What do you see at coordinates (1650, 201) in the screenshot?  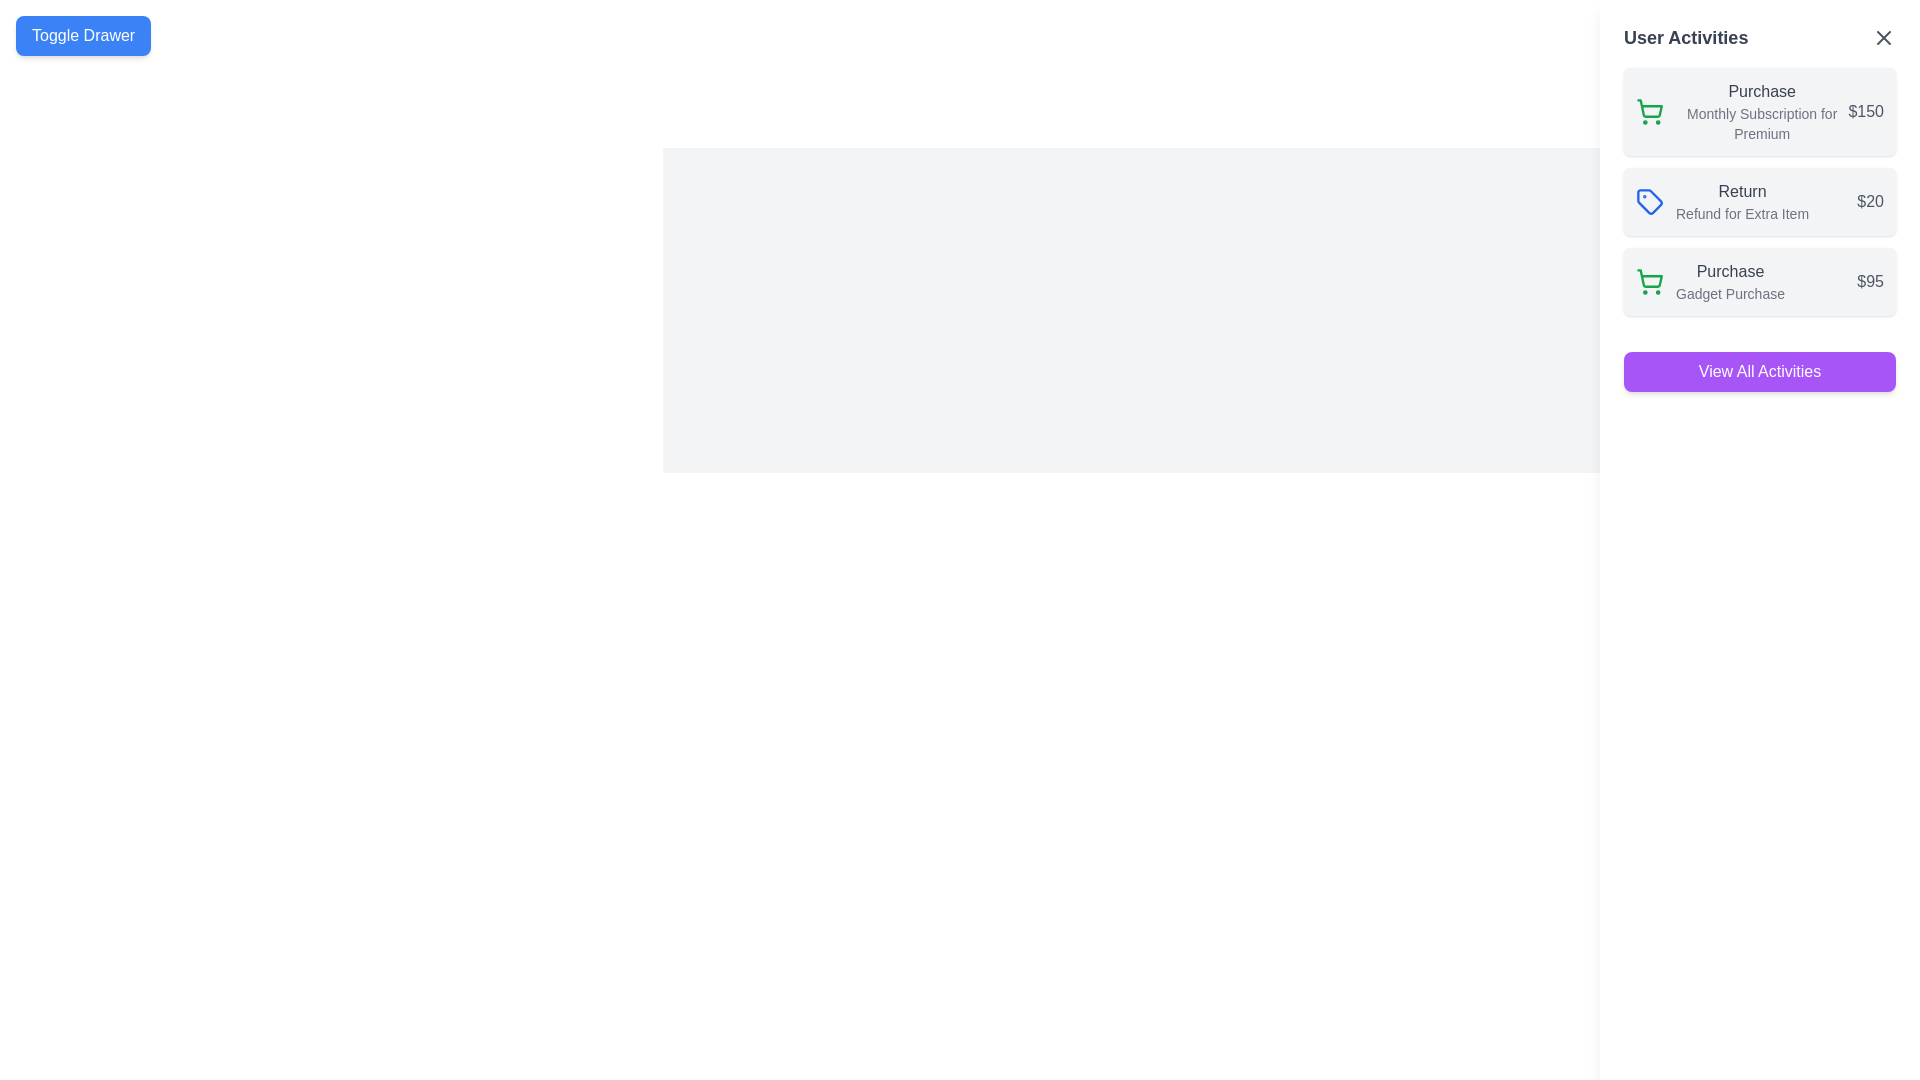 I see `the tag icon representing the 'Return' activity in the 'User Activities' panel, which is characterized by its polygonal shape and distinct color scheme` at bounding box center [1650, 201].